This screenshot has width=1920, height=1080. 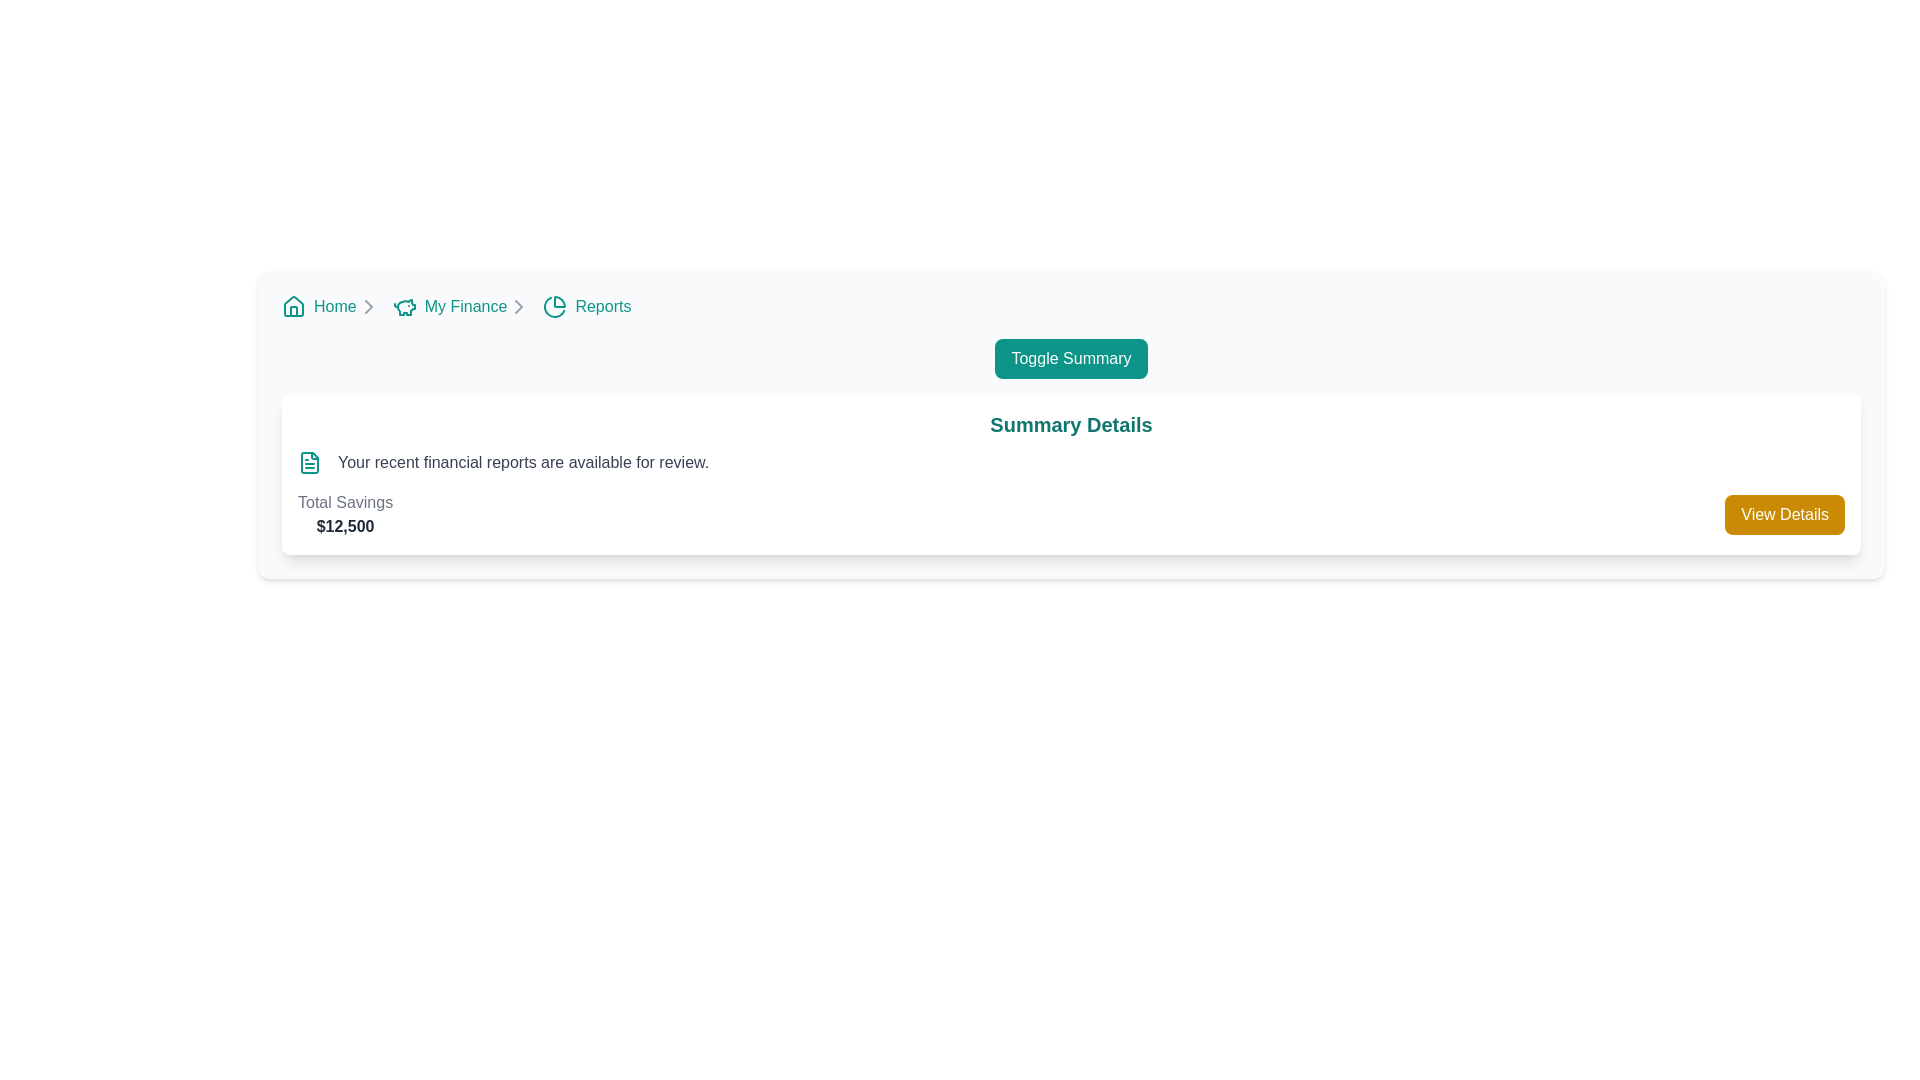 What do you see at coordinates (345, 526) in the screenshot?
I see `the Text Display that shows the total savings amount of "$12,500" located in the lower-left portion of the interface, directly underneath the label "Total Savings."` at bounding box center [345, 526].